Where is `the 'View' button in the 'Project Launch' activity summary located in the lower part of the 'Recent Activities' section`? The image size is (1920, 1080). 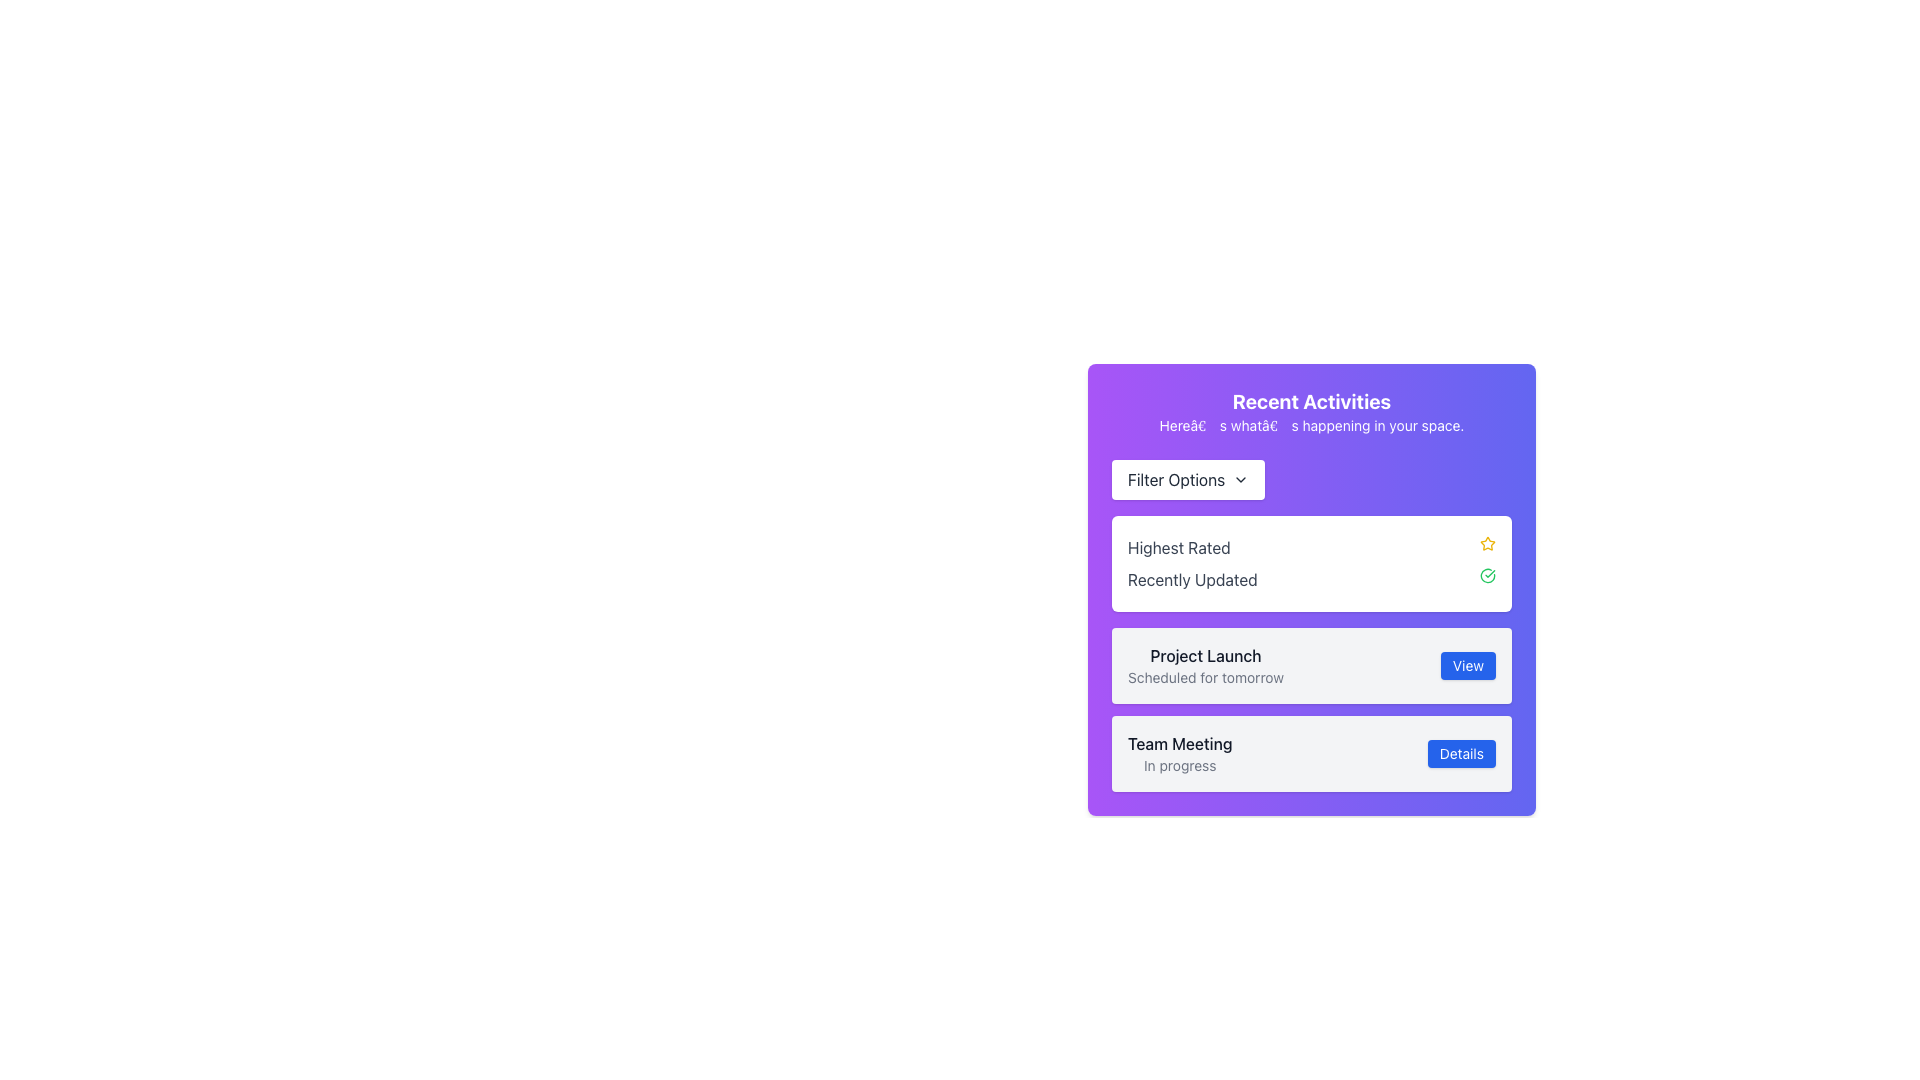 the 'View' button in the 'Project Launch' activity summary located in the lower part of the 'Recent Activities' section is located at coordinates (1311, 708).